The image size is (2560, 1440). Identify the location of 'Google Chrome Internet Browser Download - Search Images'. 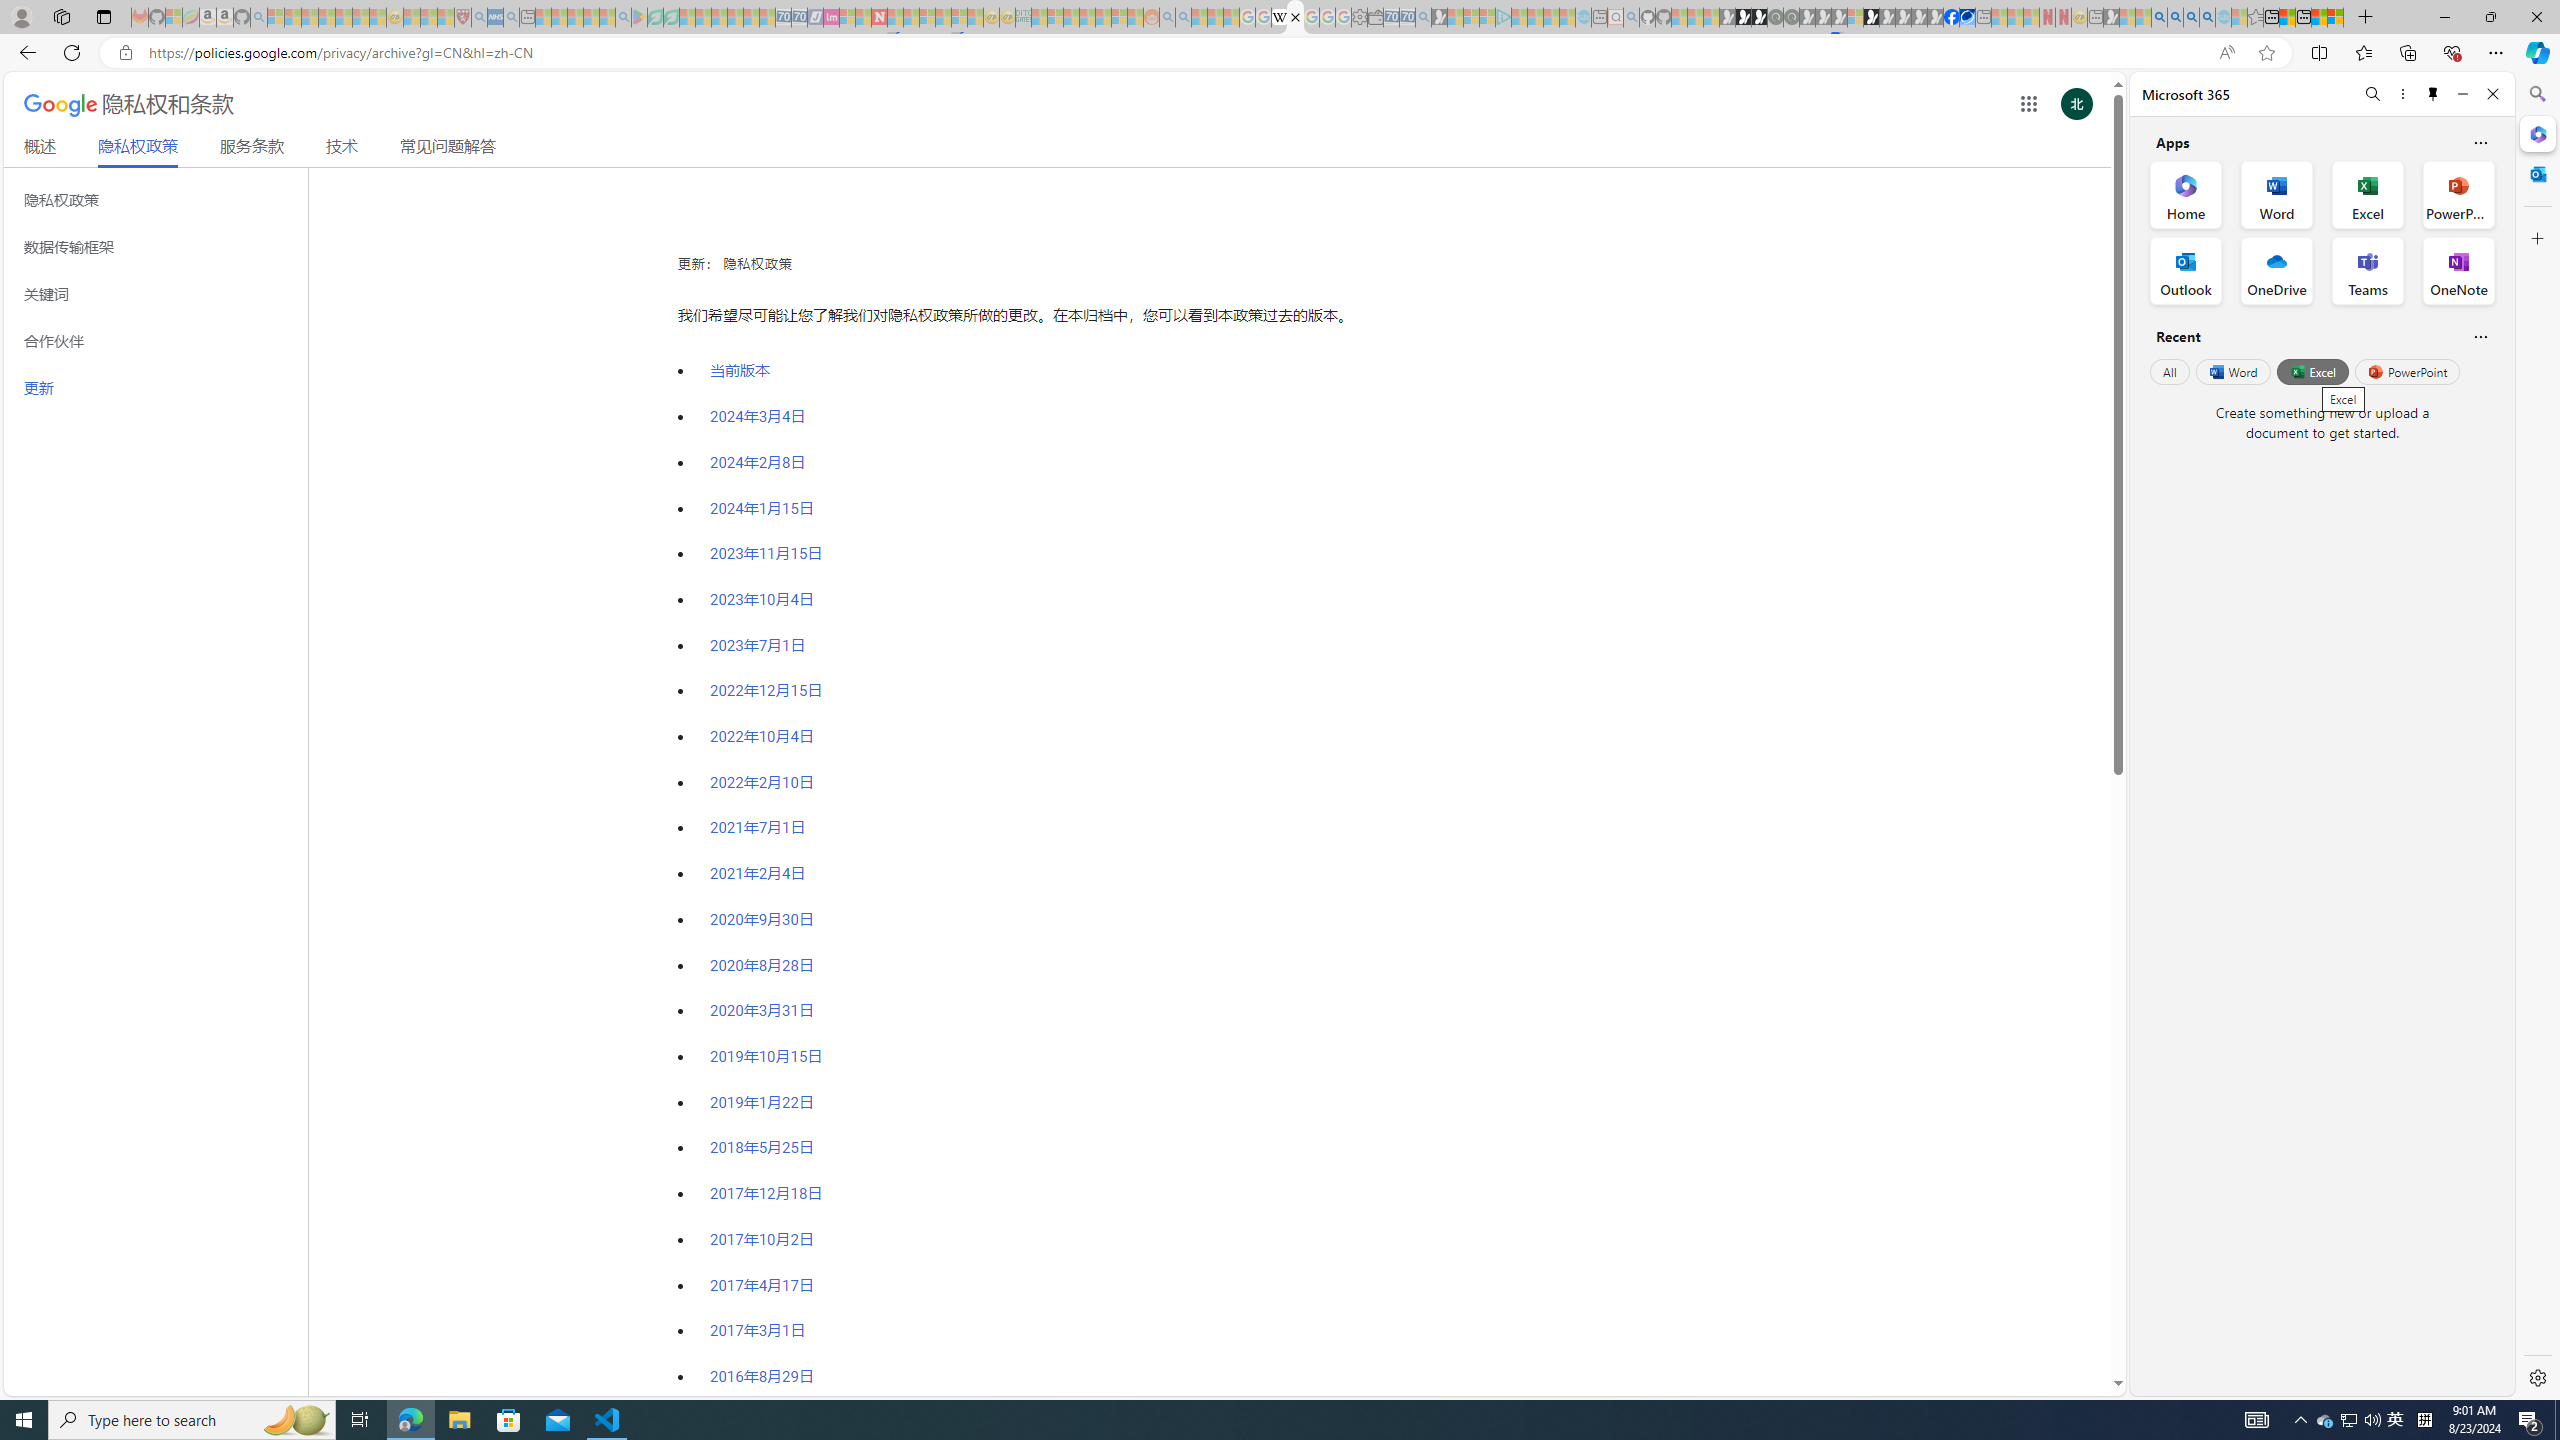
(2208, 16).